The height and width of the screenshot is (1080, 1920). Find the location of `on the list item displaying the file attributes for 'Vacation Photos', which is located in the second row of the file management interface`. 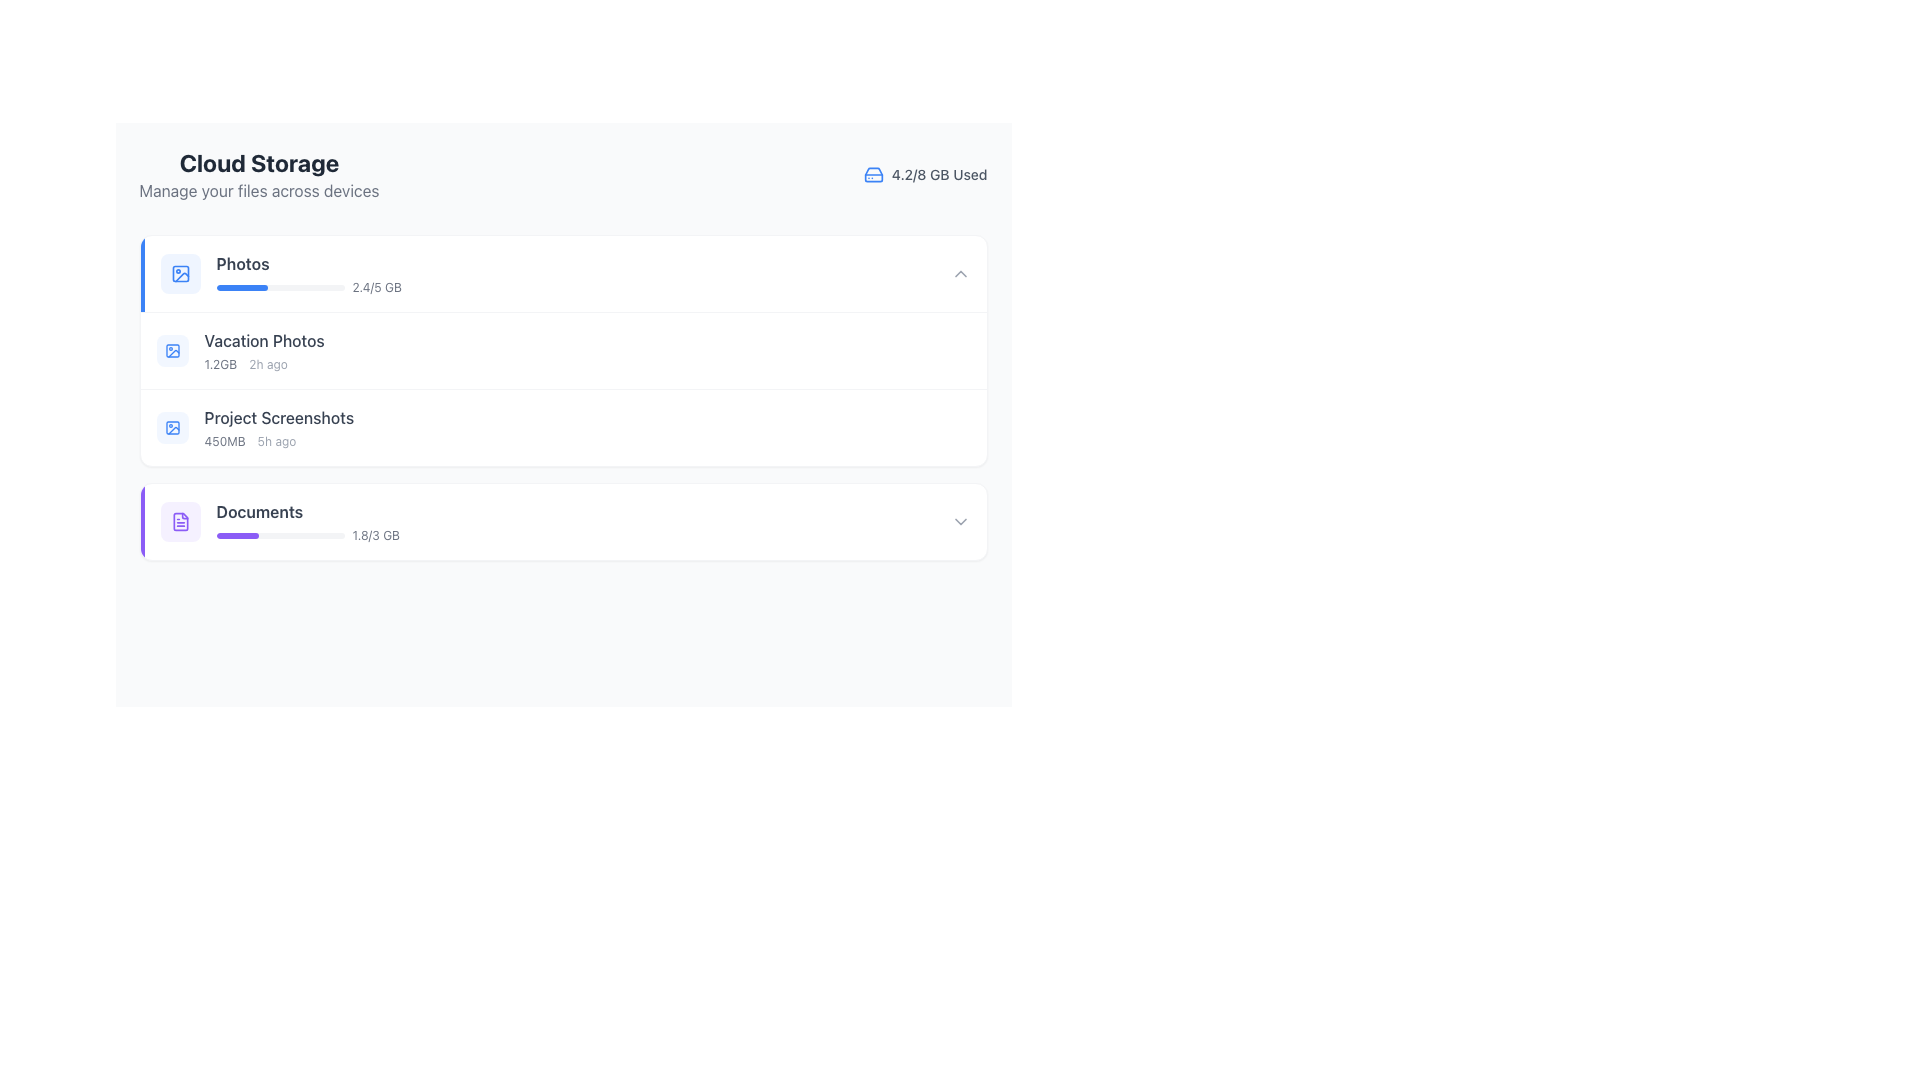

on the list item displaying the file attributes for 'Vacation Photos', which is located in the second row of the file management interface is located at coordinates (263, 350).